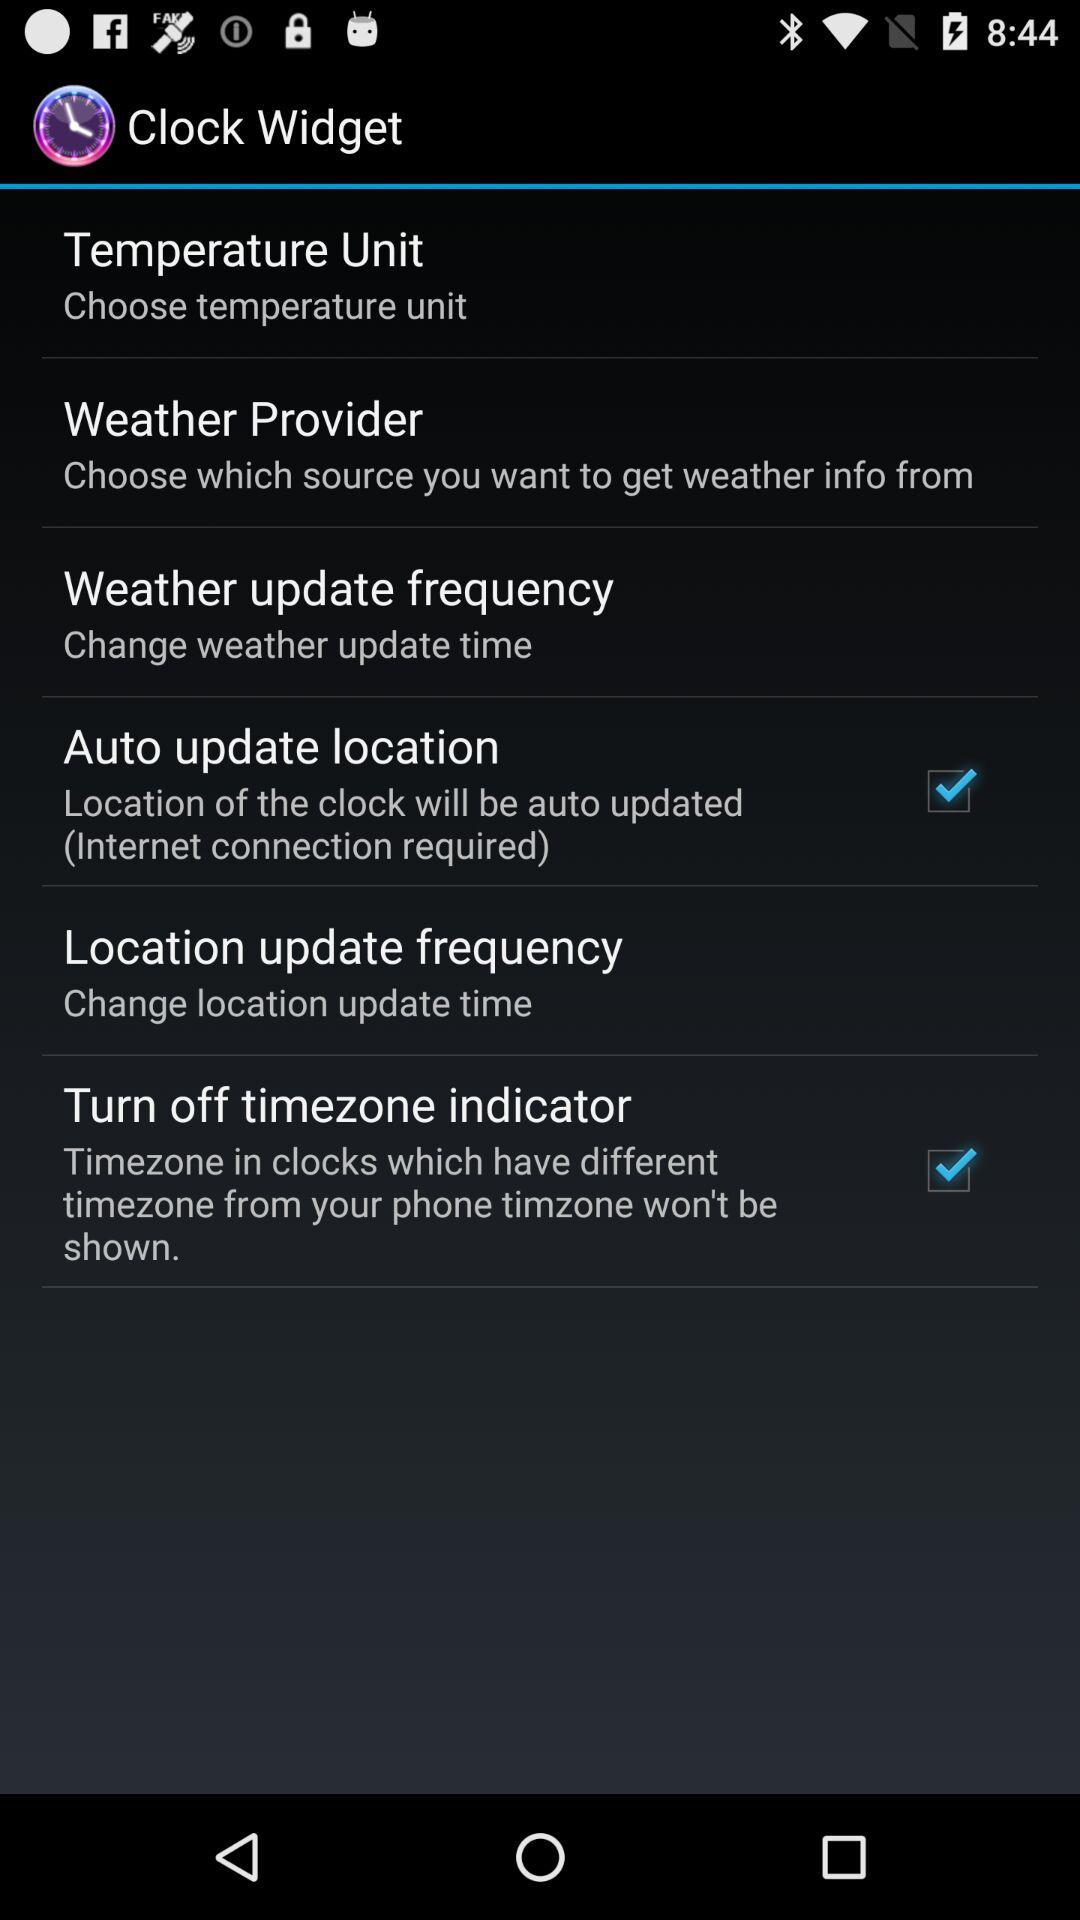 The height and width of the screenshot is (1920, 1080). Describe the element at coordinates (463, 823) in the screenshot. I see `the app above location update frequency icon` at that location.